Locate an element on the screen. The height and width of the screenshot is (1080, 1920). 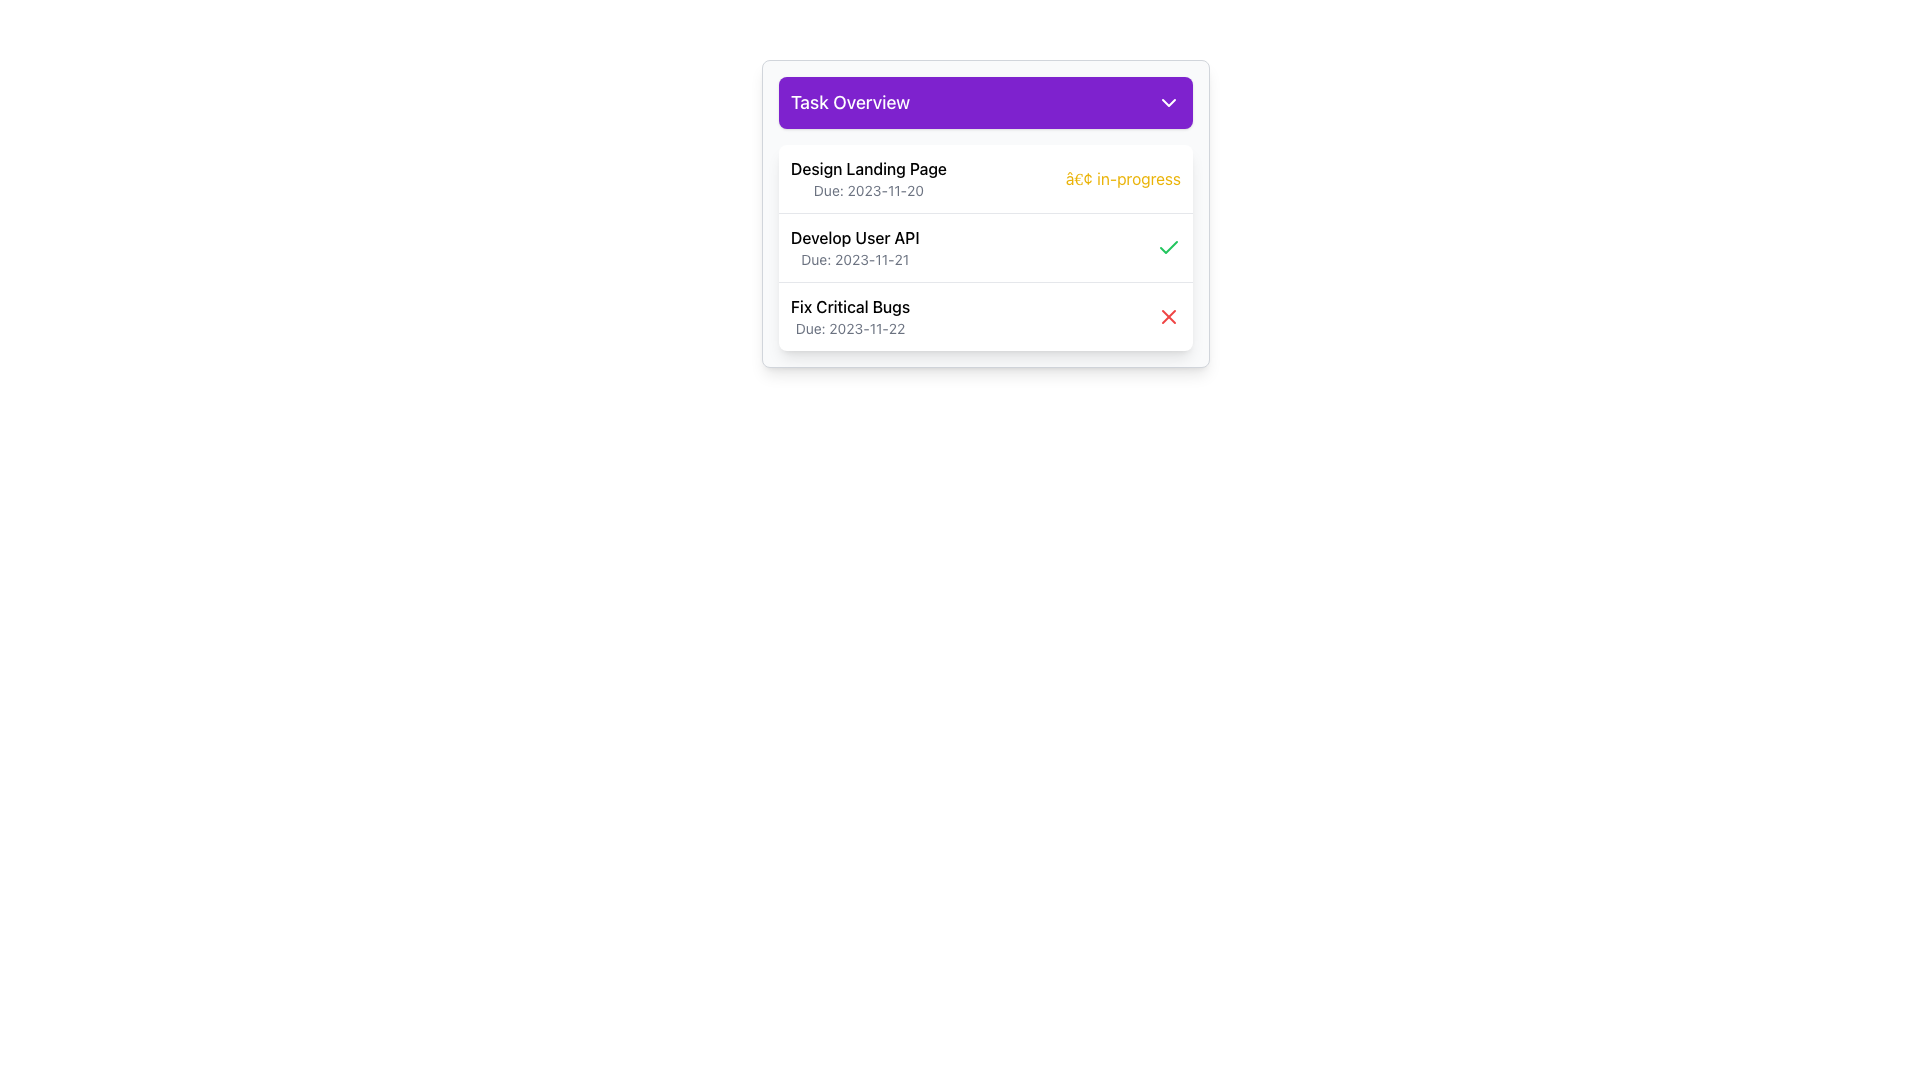
the text label indicating the status '• in-progress' in yellow color located in the topmost task row of the 'Task Overview' dropdown is located at coordinates (1123, 177).